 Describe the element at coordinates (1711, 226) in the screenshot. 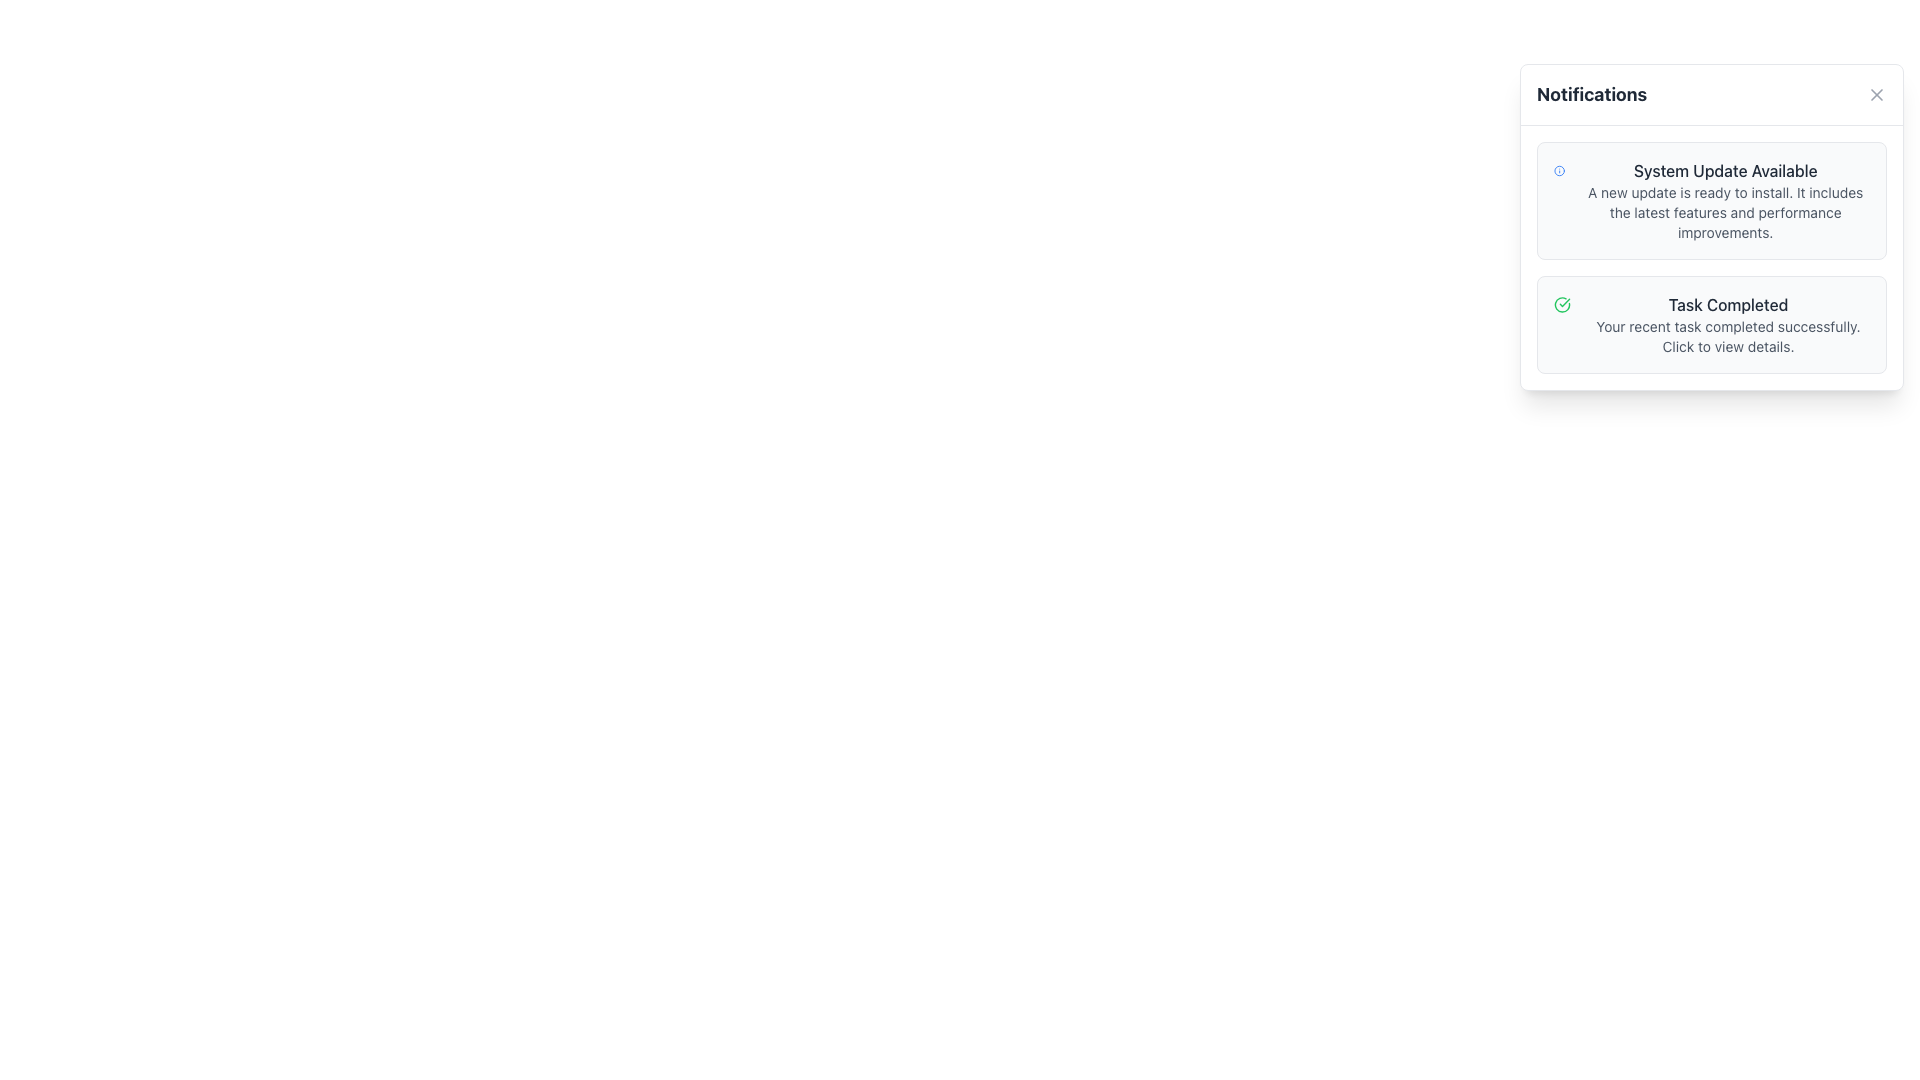

I see `text of the Notification Card titled 'System Update Available', which is styled in bold and contains a descriptive message` at that location.